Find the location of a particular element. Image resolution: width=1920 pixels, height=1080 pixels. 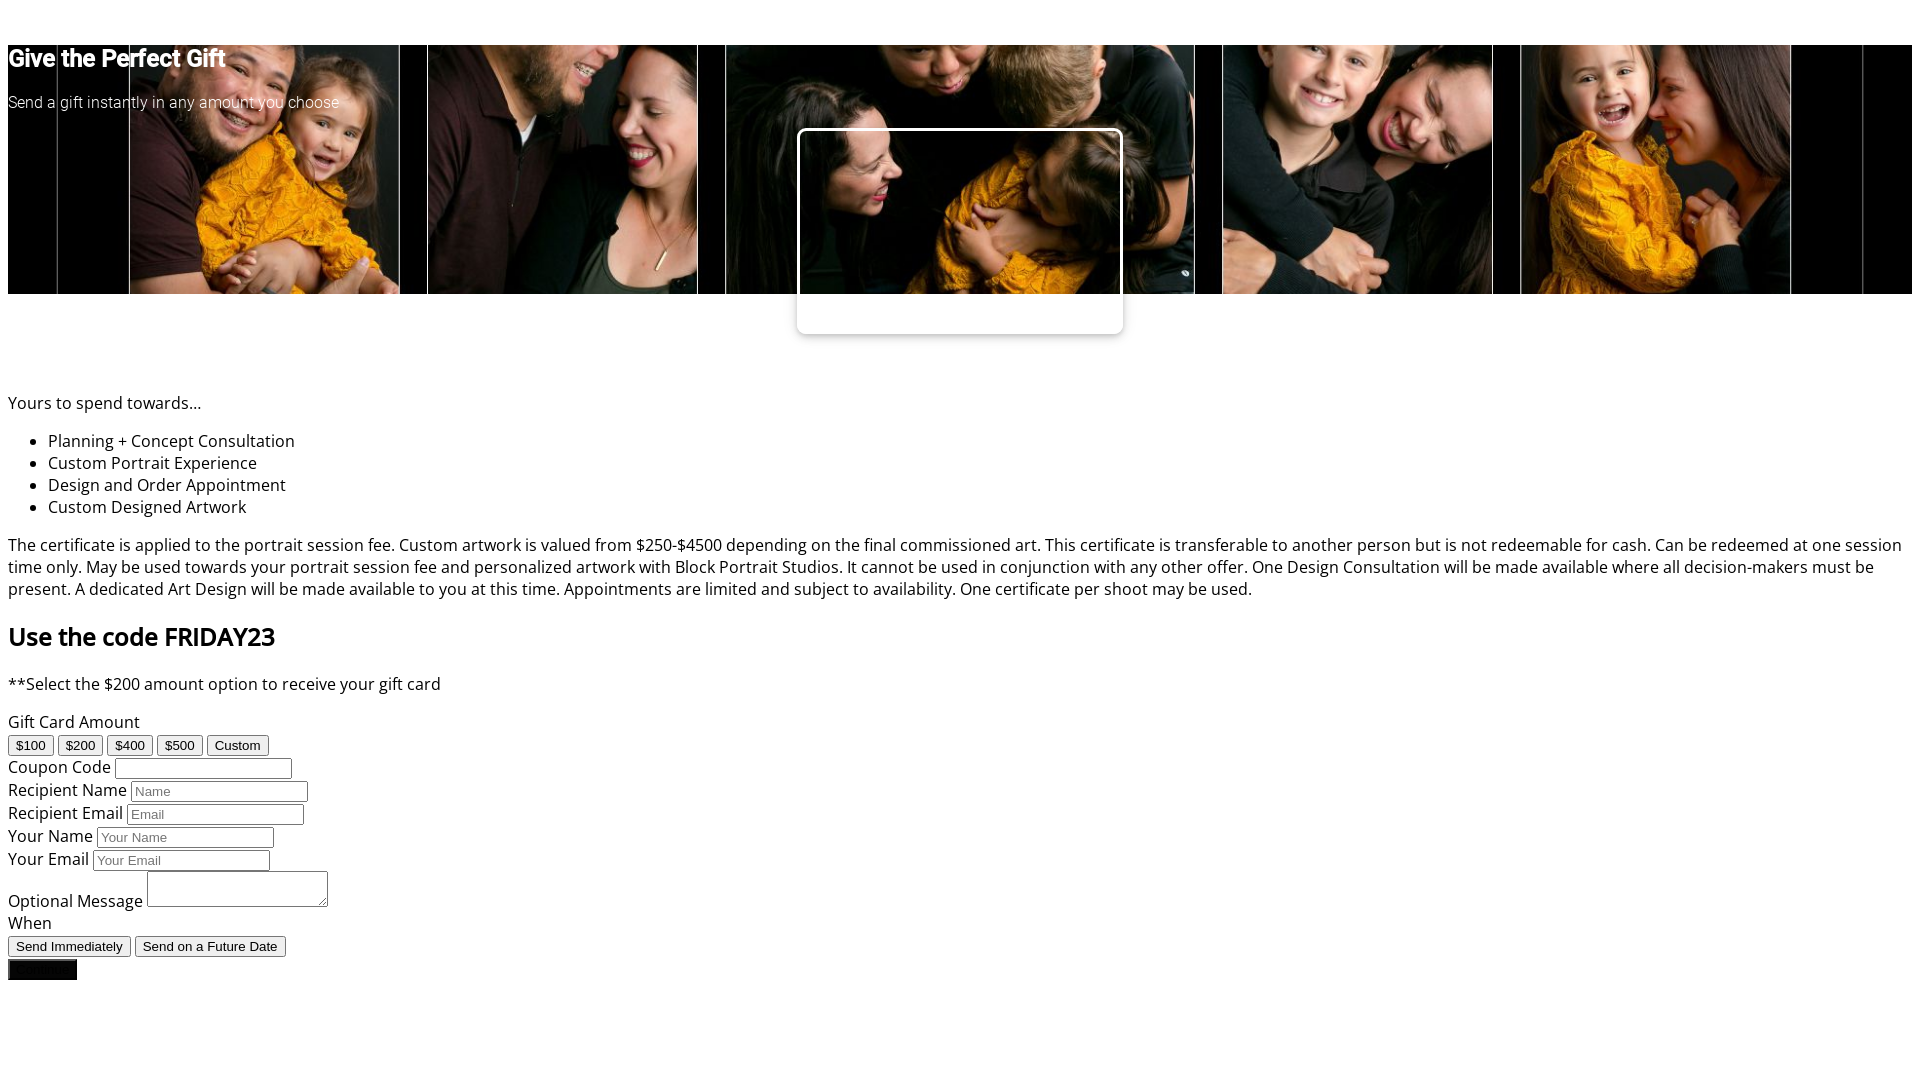

'$100' is located at coordinates (8, 745).